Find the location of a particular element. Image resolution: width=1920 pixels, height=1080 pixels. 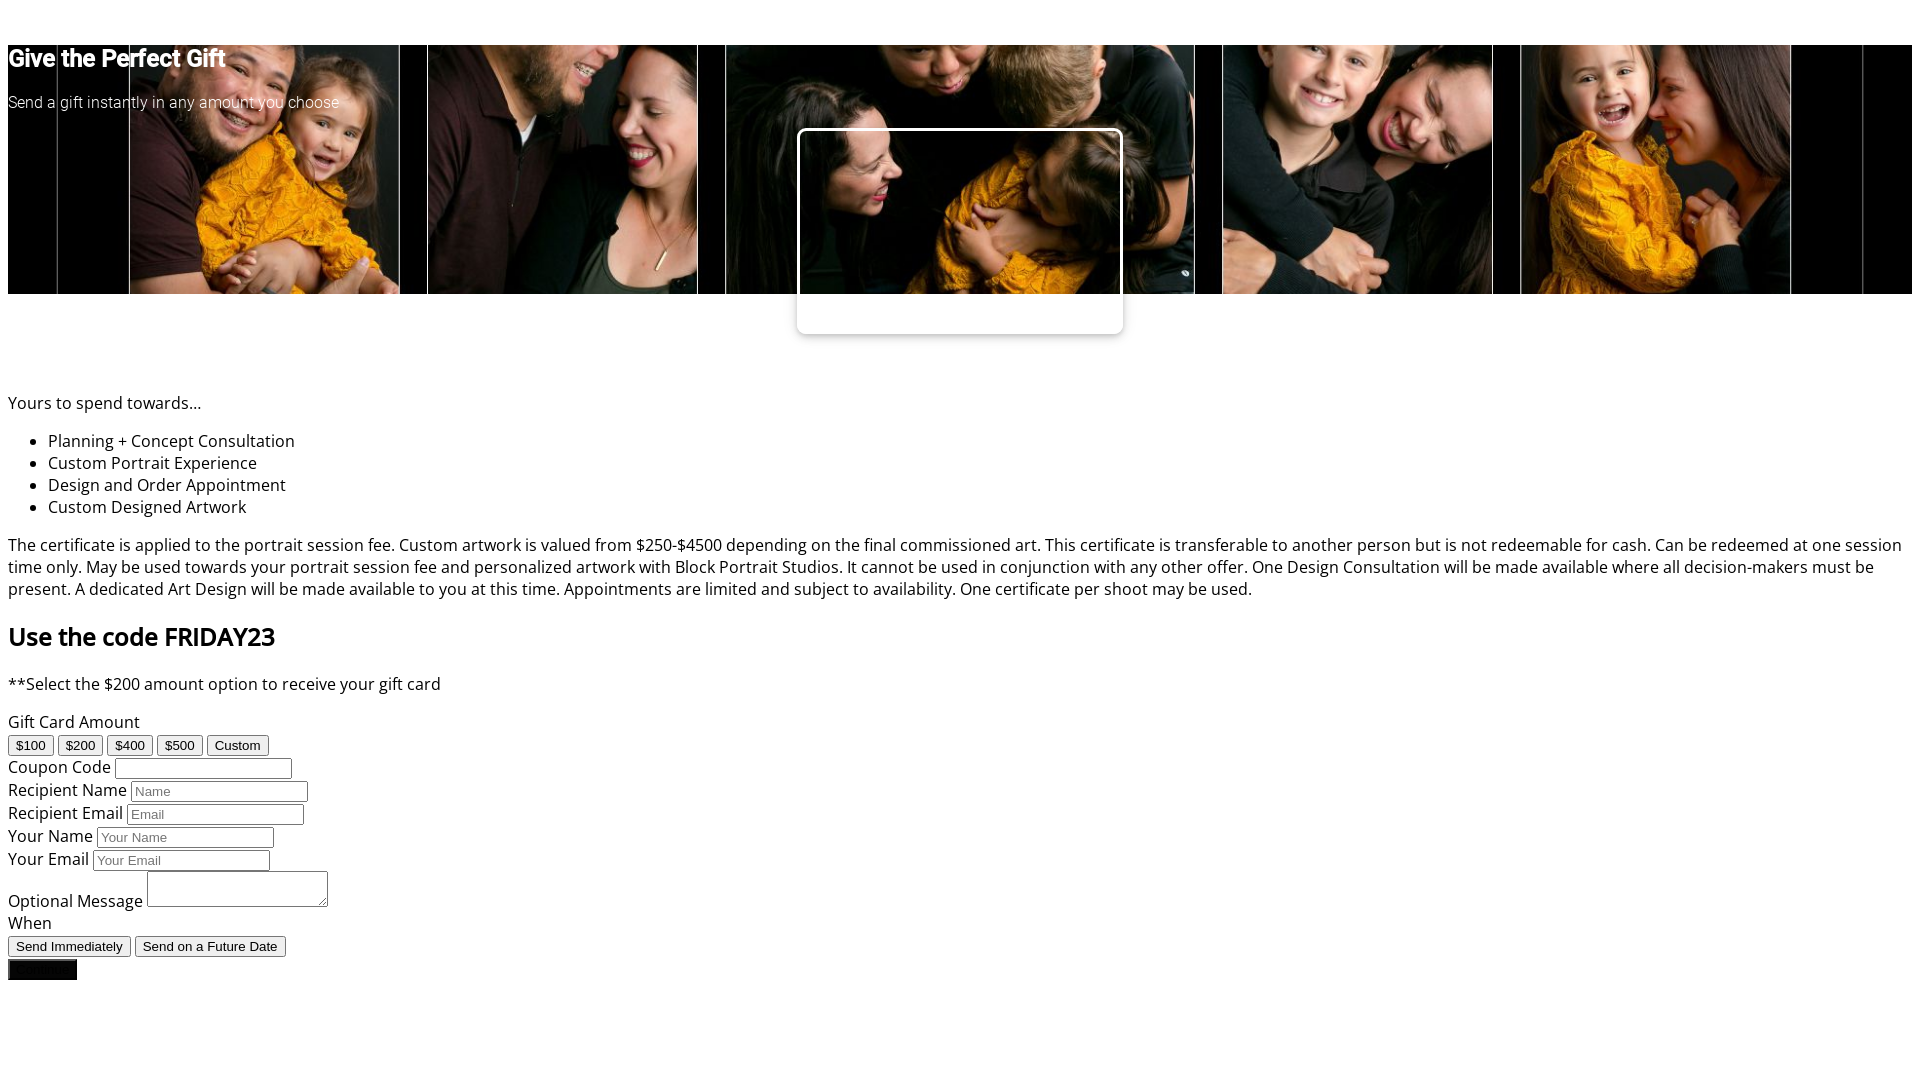

'$100' is located at coordinates (8, 745).